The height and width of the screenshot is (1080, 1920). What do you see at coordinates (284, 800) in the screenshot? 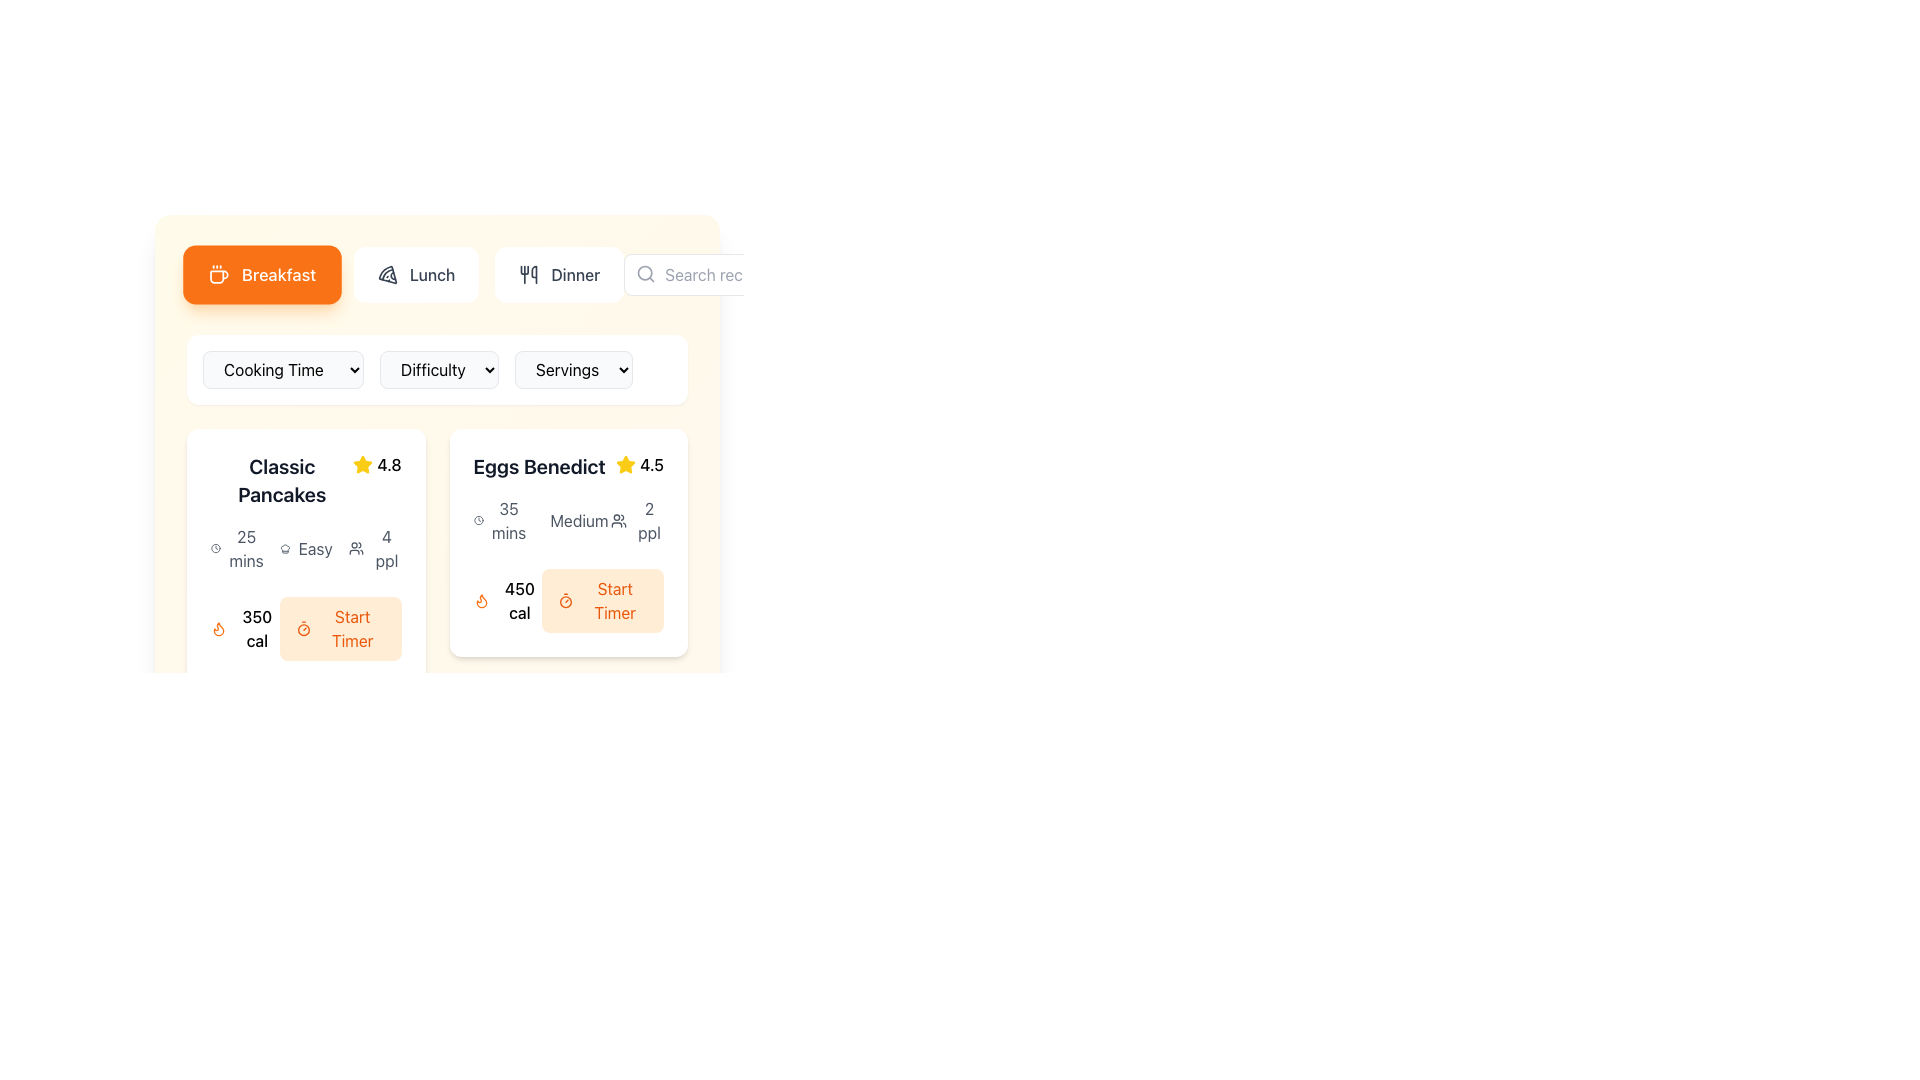
I see `the chef's hat icon located next to the 'Easy' label in the second section of the 'Classic Pancakes' card` at bounding box center [284, 800].